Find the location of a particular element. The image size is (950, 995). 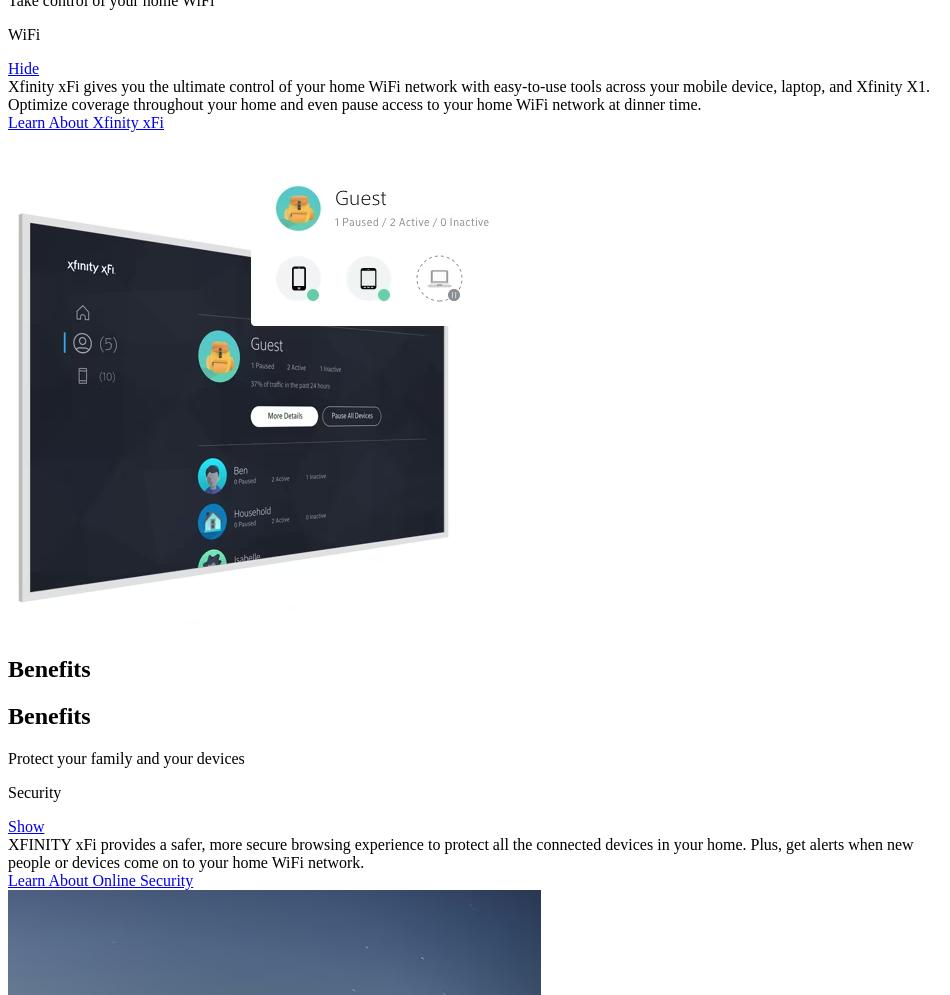

'XFINITY xFi provides a safer, more secure browsing experience to protect all the connected devices in your home. Plus, get alerts when new people or devices come on to your home WiFi network.' is located at coordinates (459, 852).